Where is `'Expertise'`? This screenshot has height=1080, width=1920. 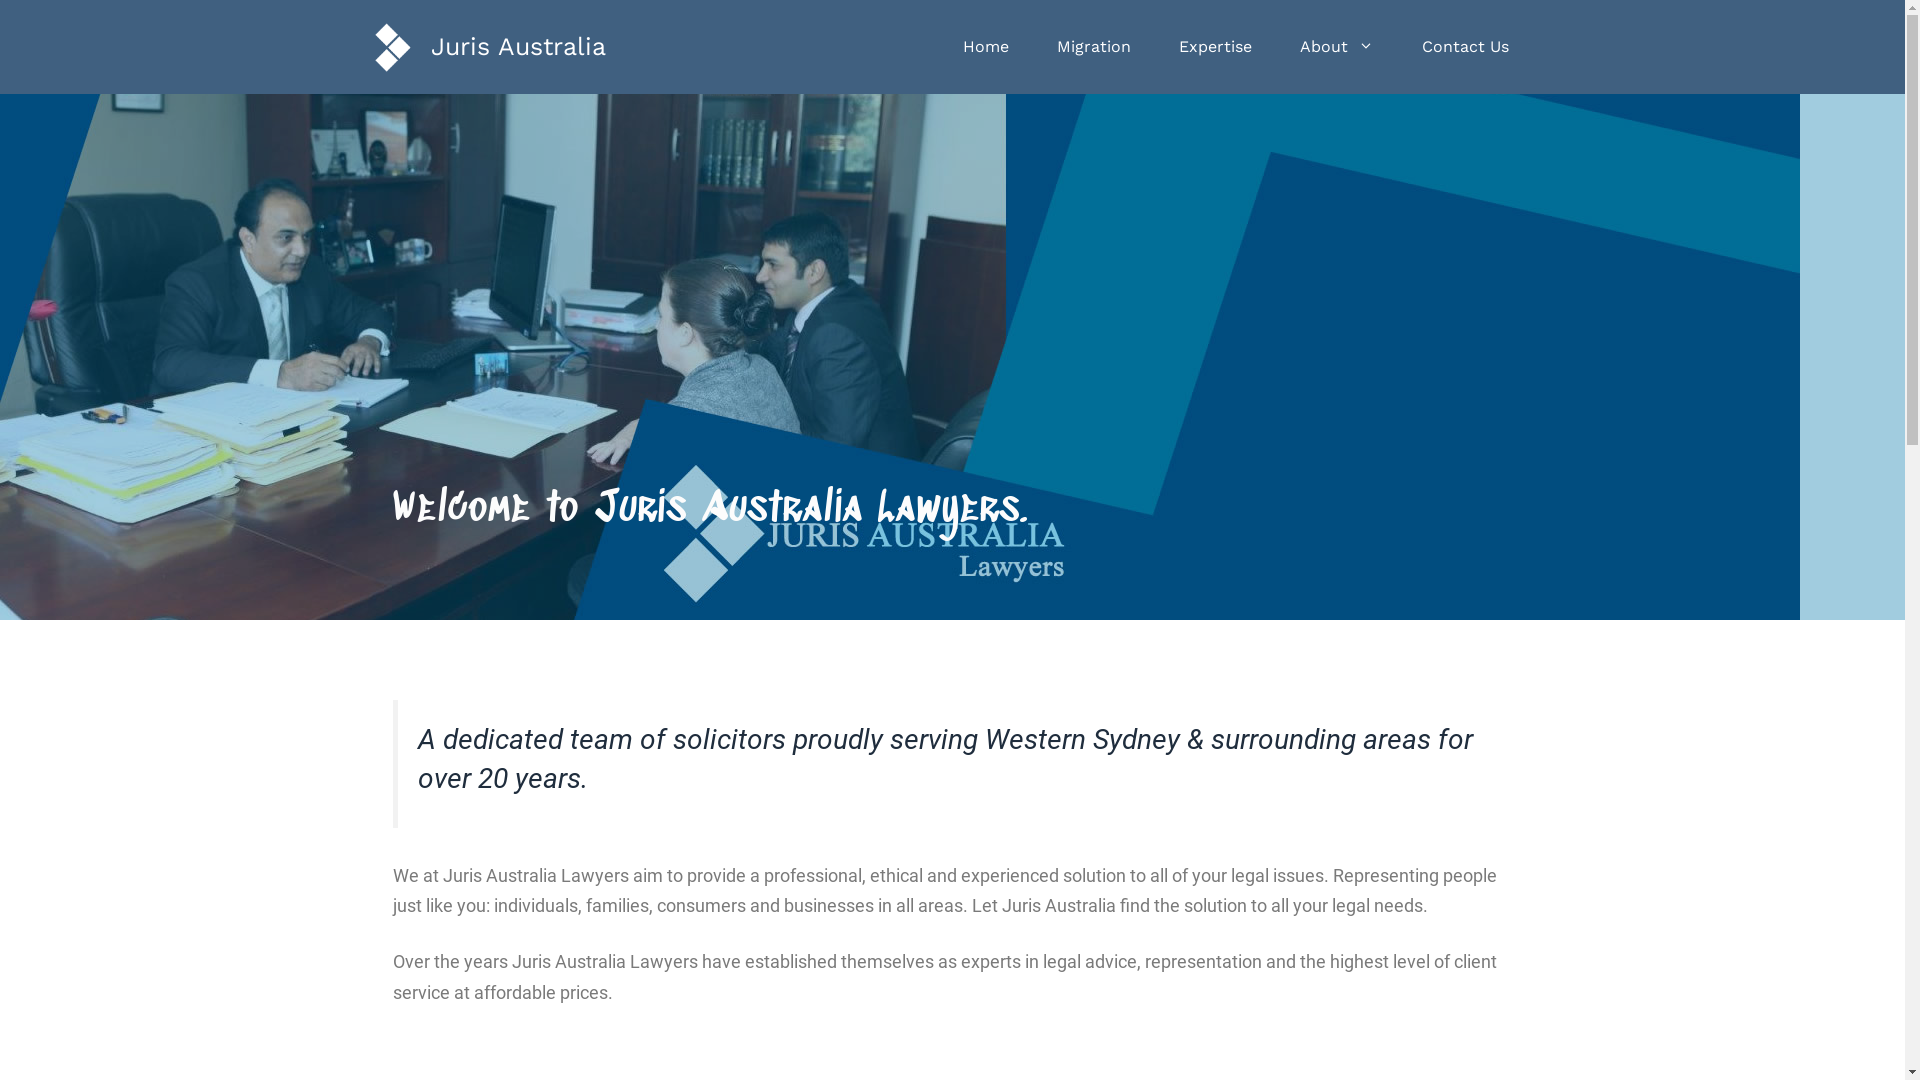 'Expertise' is located at coordinates (1213, 45).